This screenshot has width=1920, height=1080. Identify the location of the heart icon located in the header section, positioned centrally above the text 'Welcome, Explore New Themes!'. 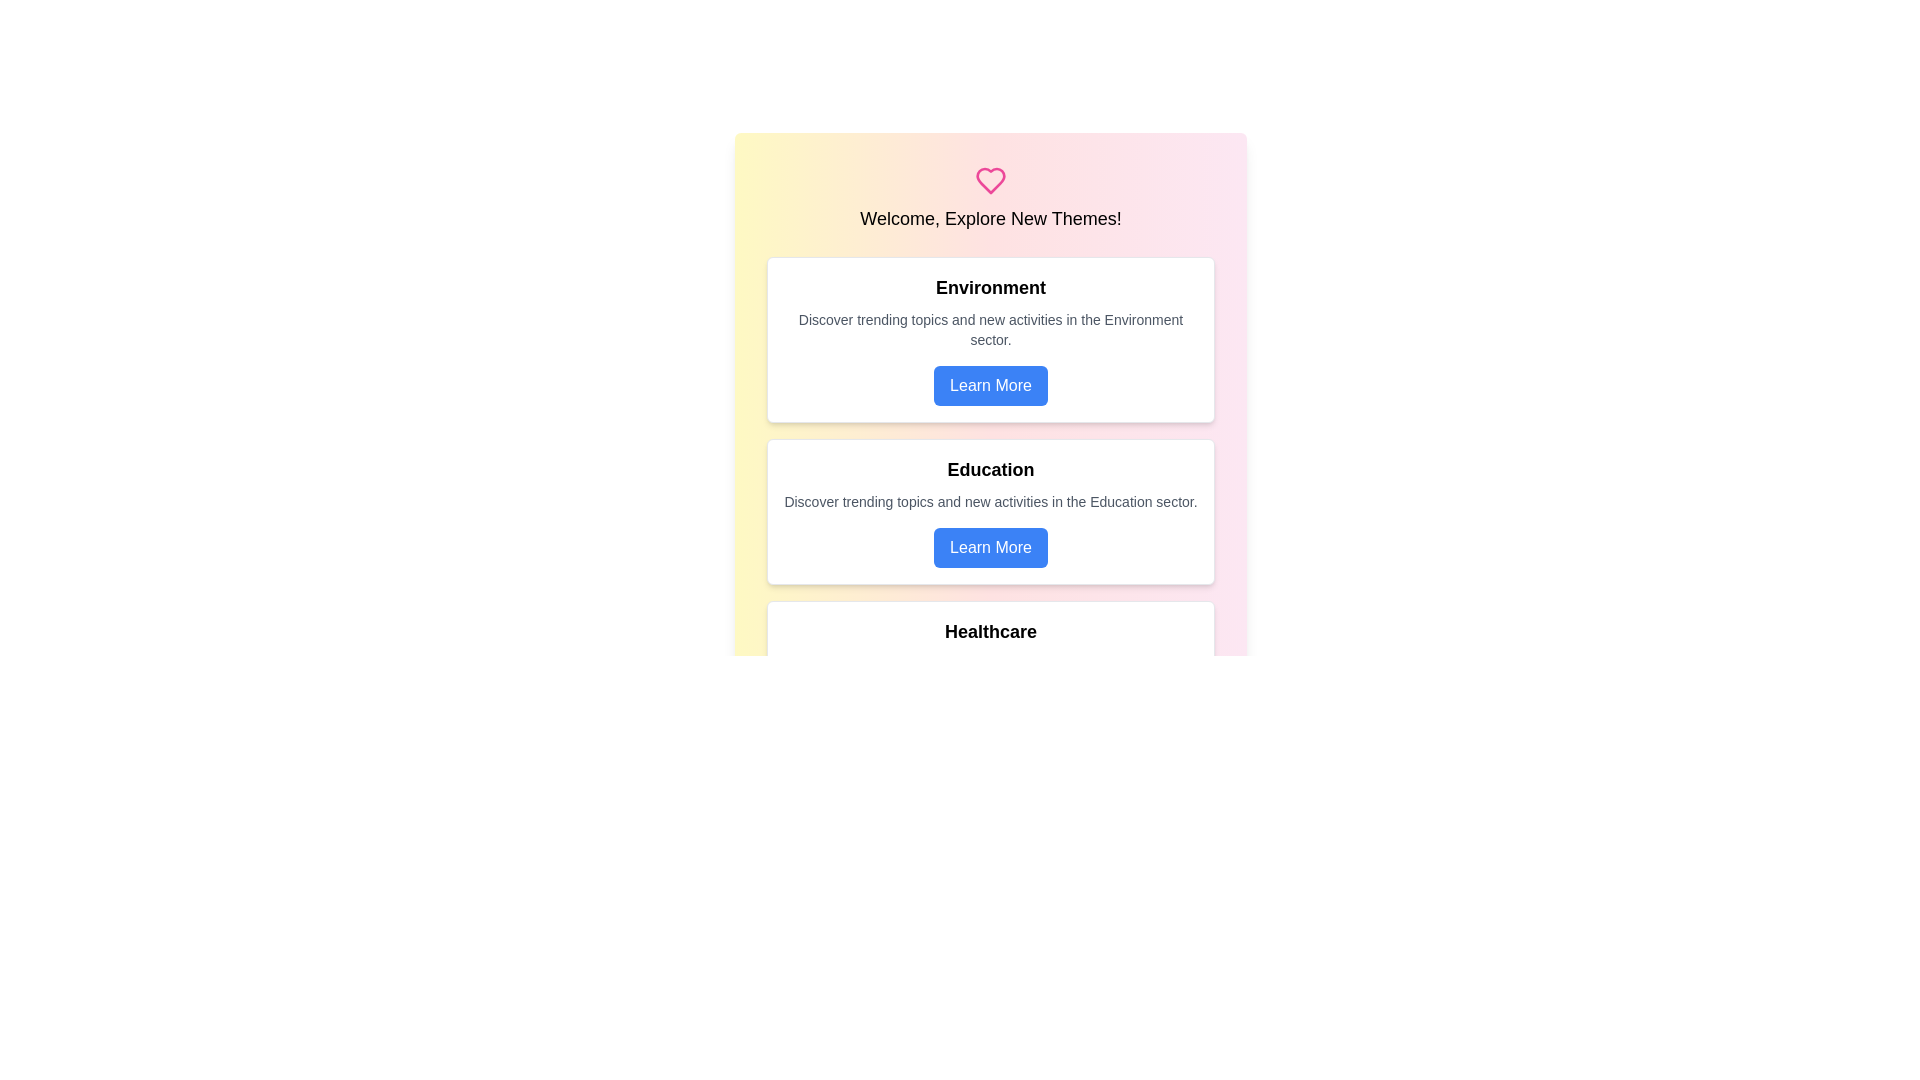
(990, 181).